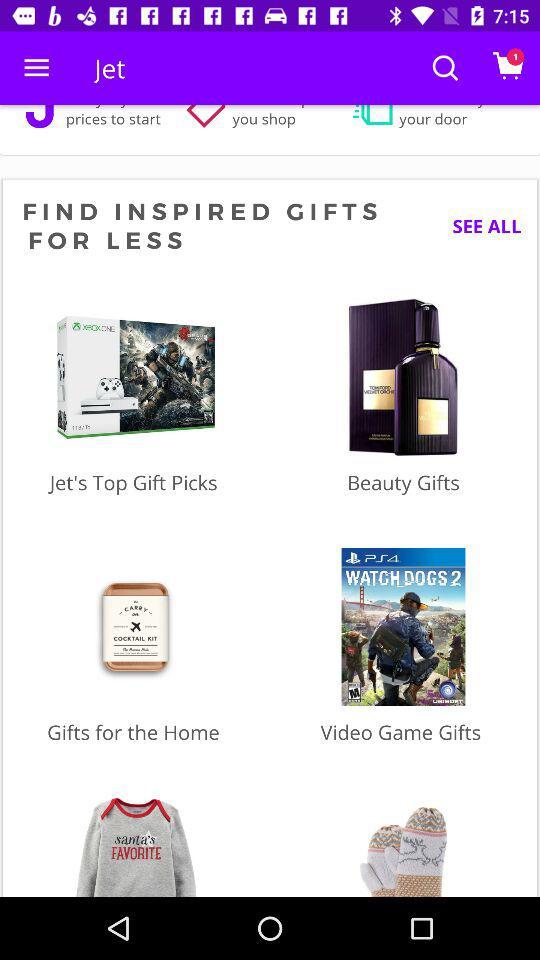 This screenshot has height=960, width=540. I want to click on the see all item, so click(478, 226).